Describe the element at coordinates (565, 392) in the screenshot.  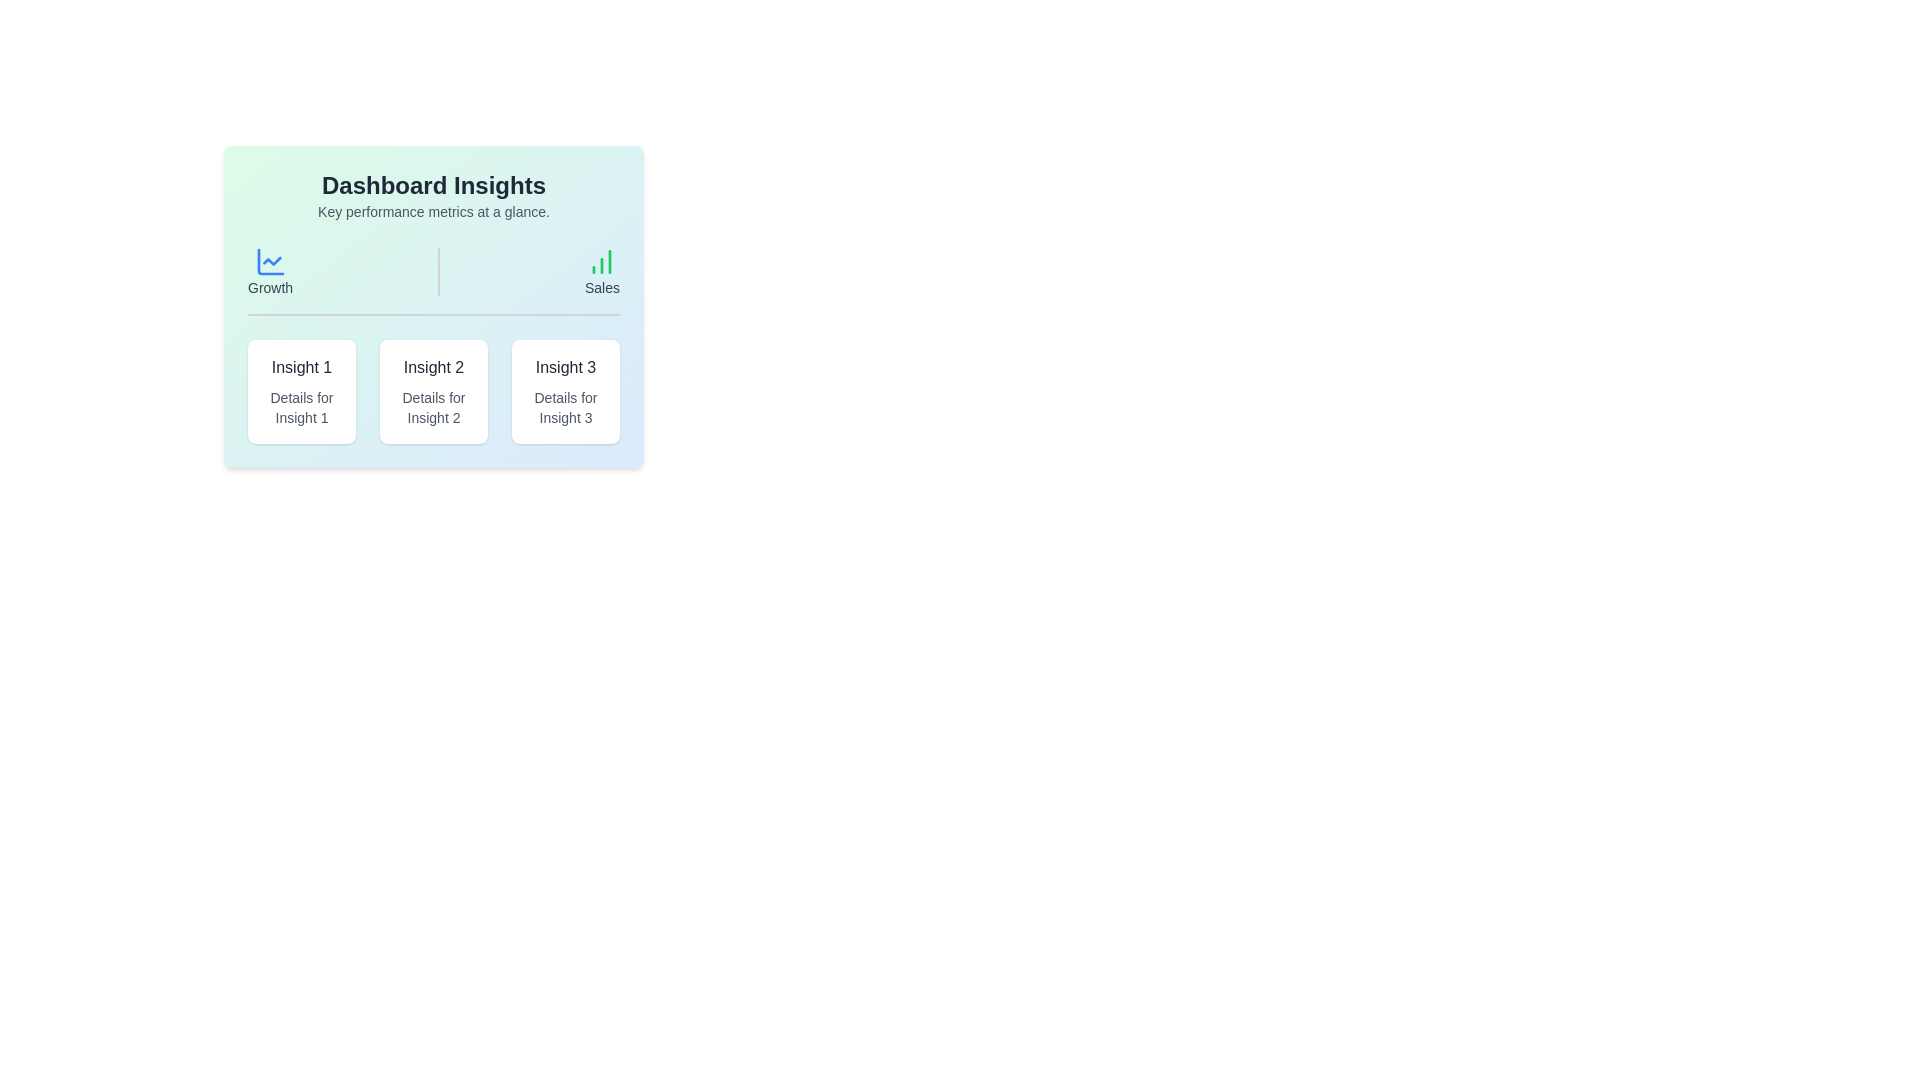
I see `the Visual card component located at the far right of a grid of three cards, below the heading 'Dashboard Insights'` at that location.